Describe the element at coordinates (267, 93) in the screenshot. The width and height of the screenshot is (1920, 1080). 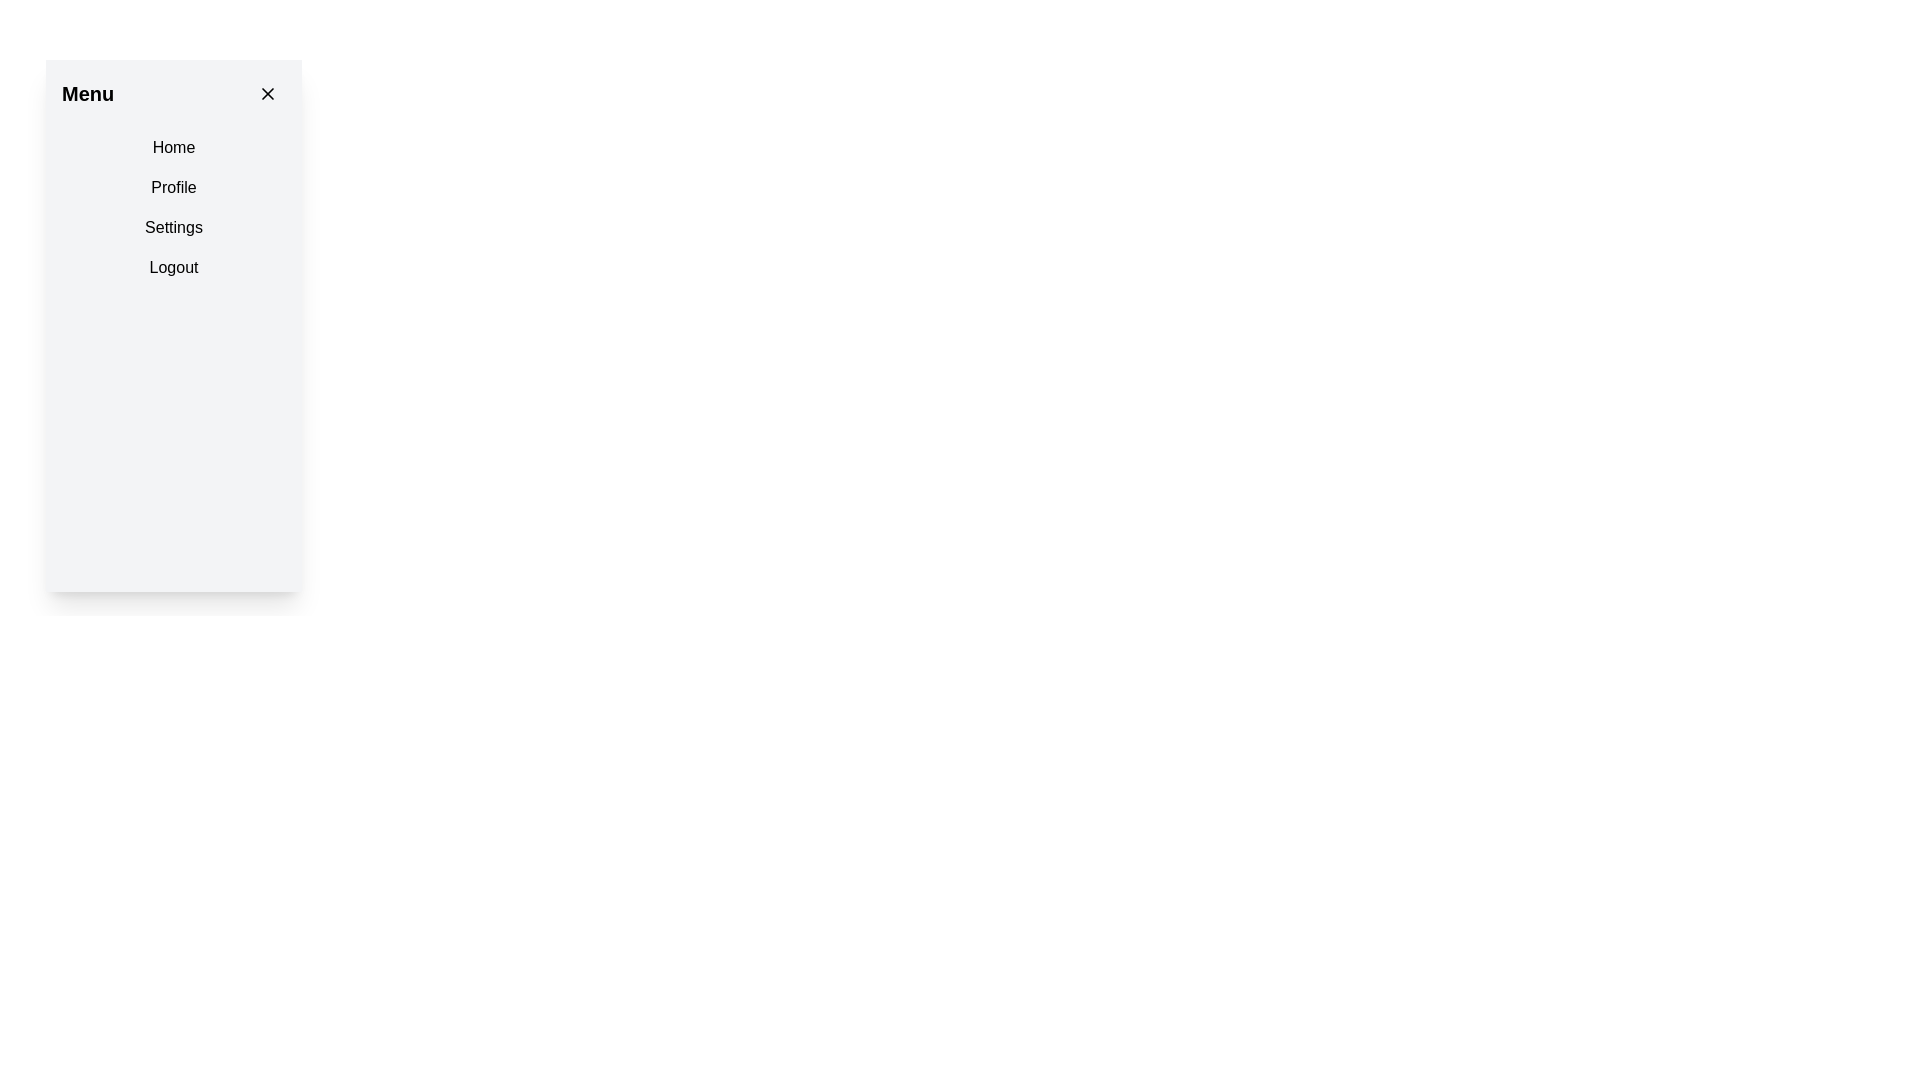
I see `the Close button icon located in the top-right corner of the menu panel, which is represented by an 'X' icon used to dismiss the menu or dialog` at that location.